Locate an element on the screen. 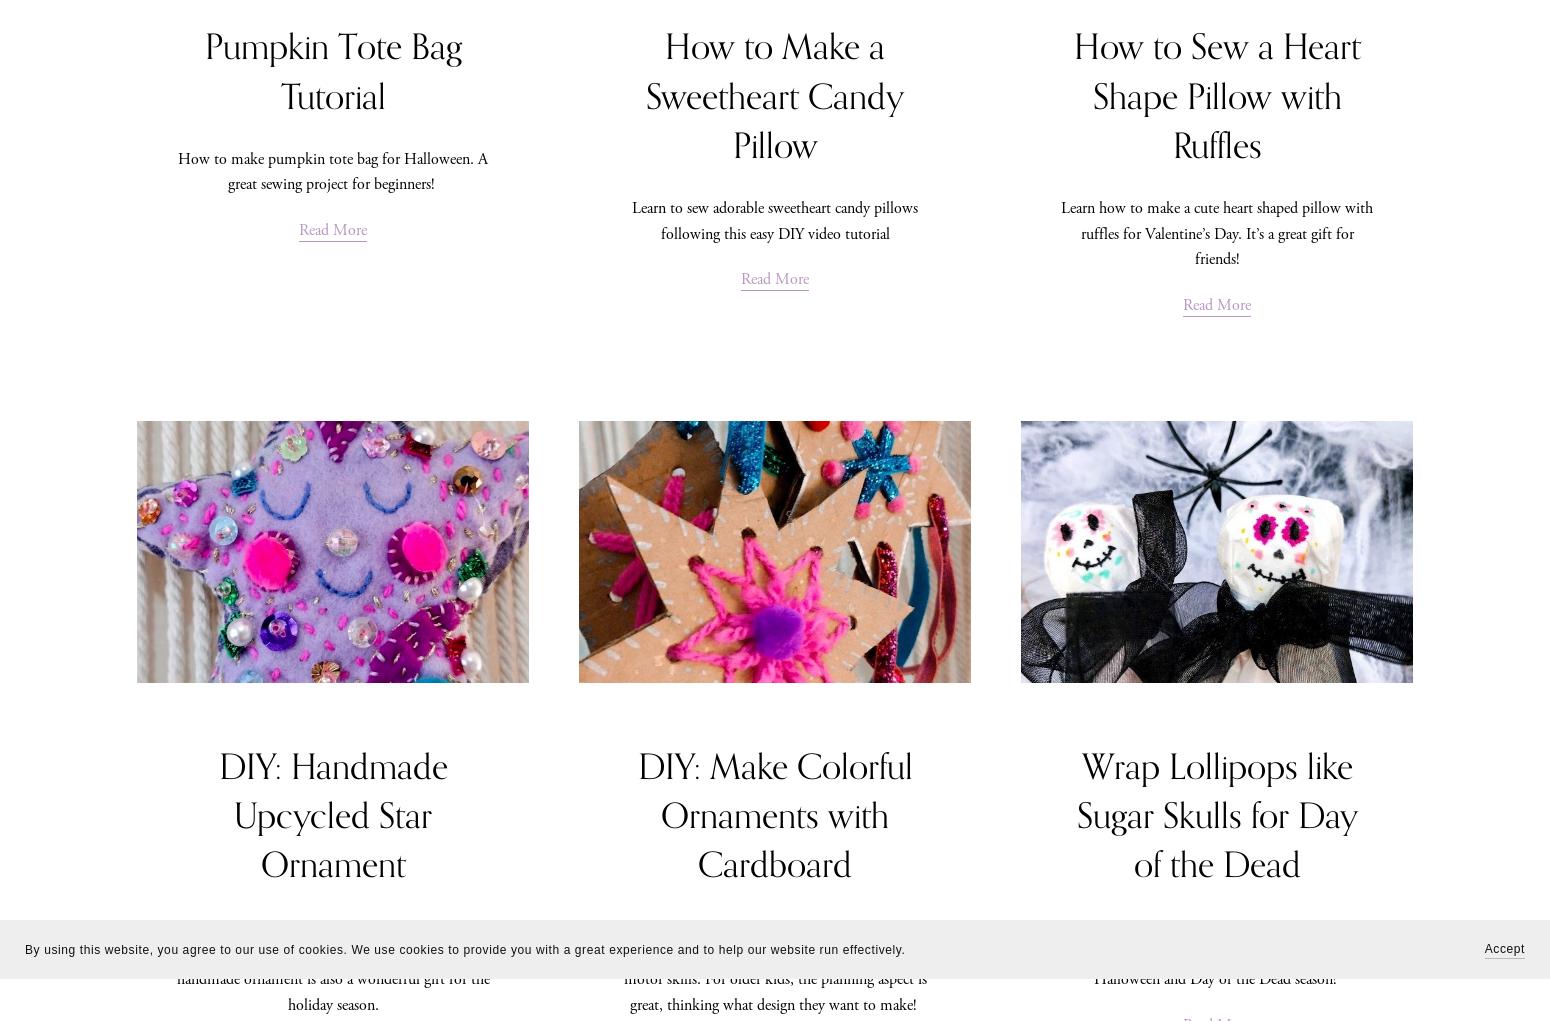 Image resolution: width=1550 pixels, height=1021 pixels. 'Pumpkin Tote Bag Tutorial' is located at coordinates (331, 71).